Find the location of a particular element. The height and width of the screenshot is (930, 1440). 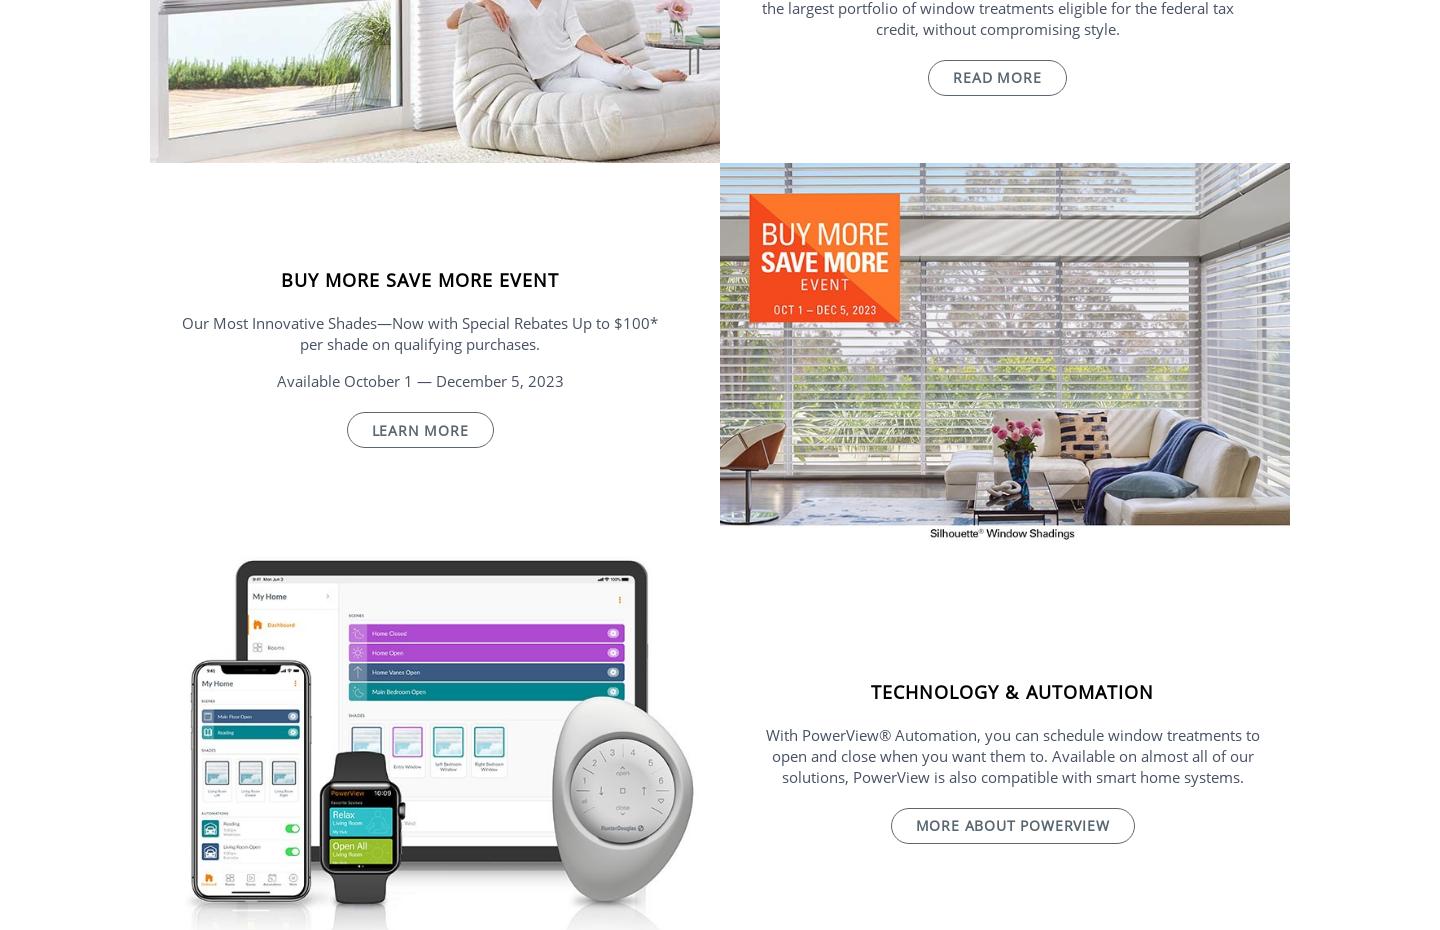

'want them to. Available on almost all of our solutions, PowerView is also compatible with smart home systems.' is located at coordinates (1016, 766).